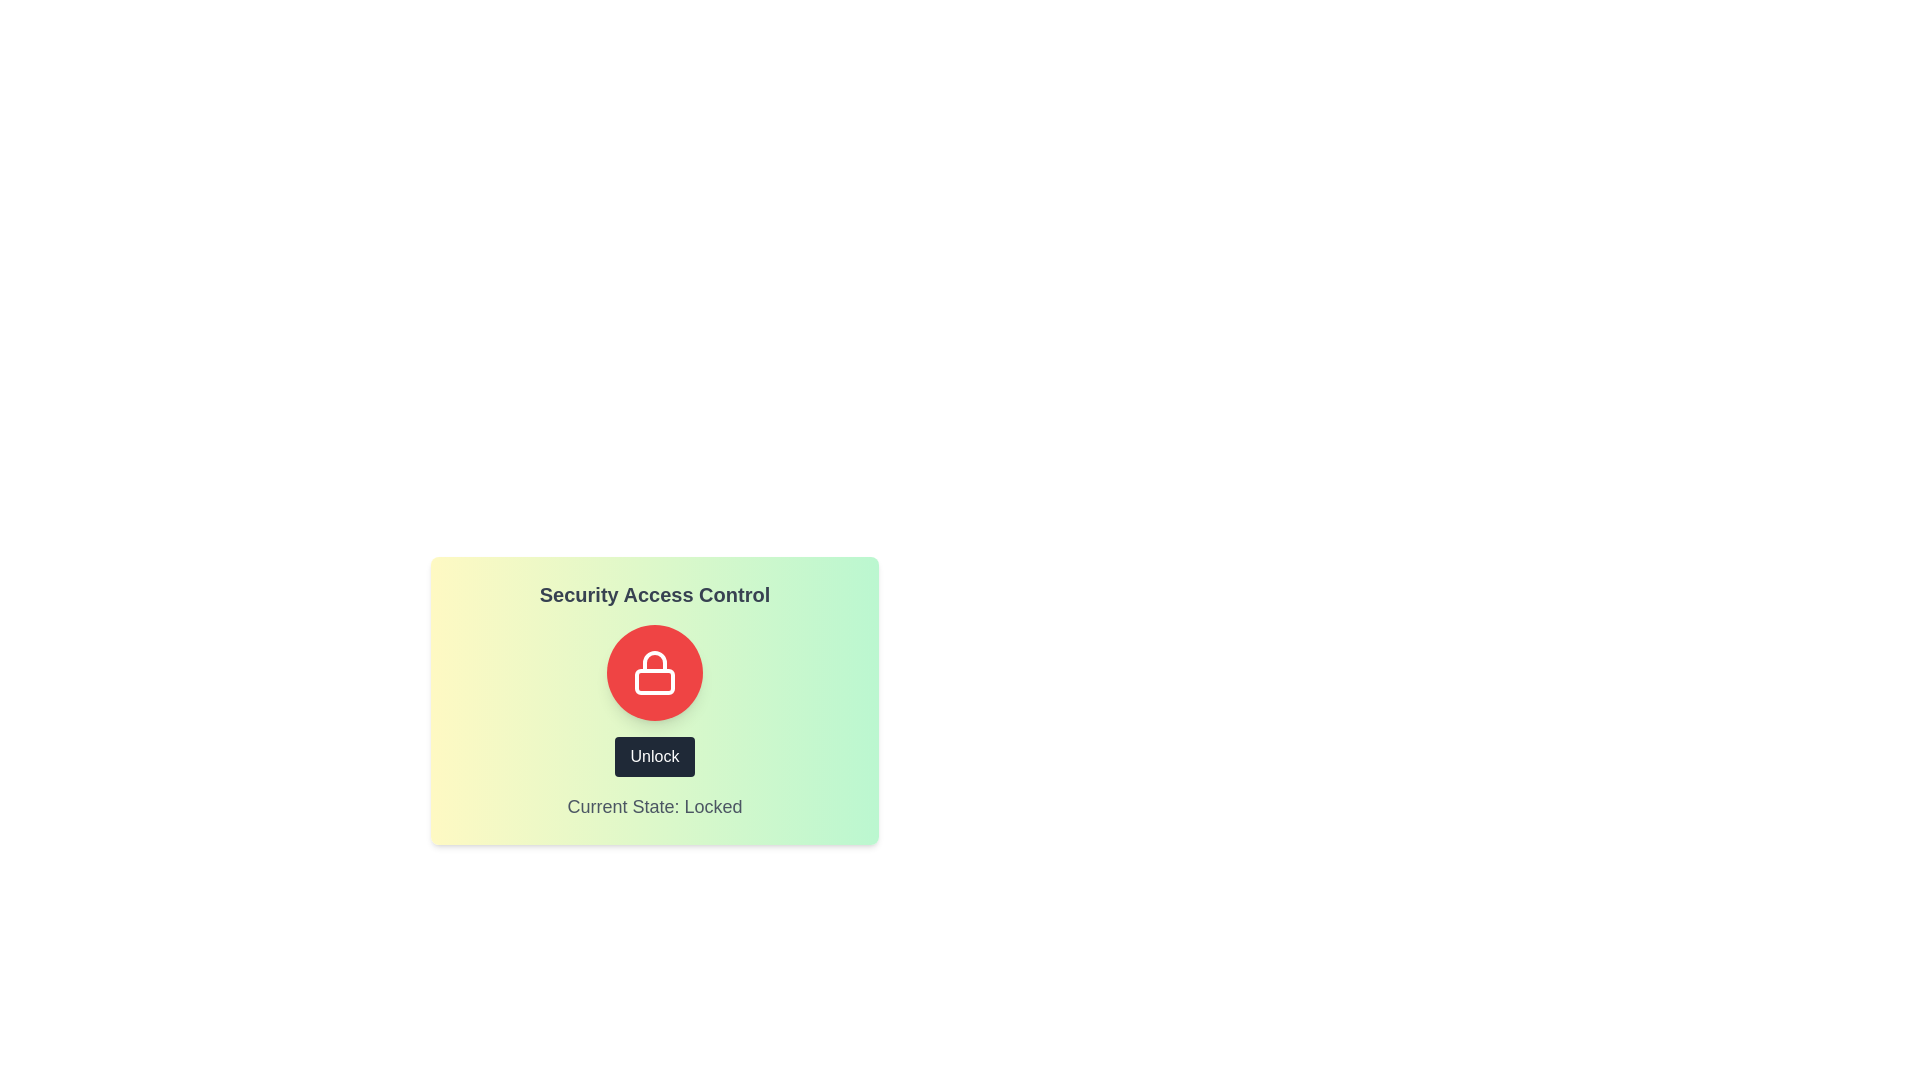  I want to click on Unlock button to toggle the lock state, so click(654, 756).